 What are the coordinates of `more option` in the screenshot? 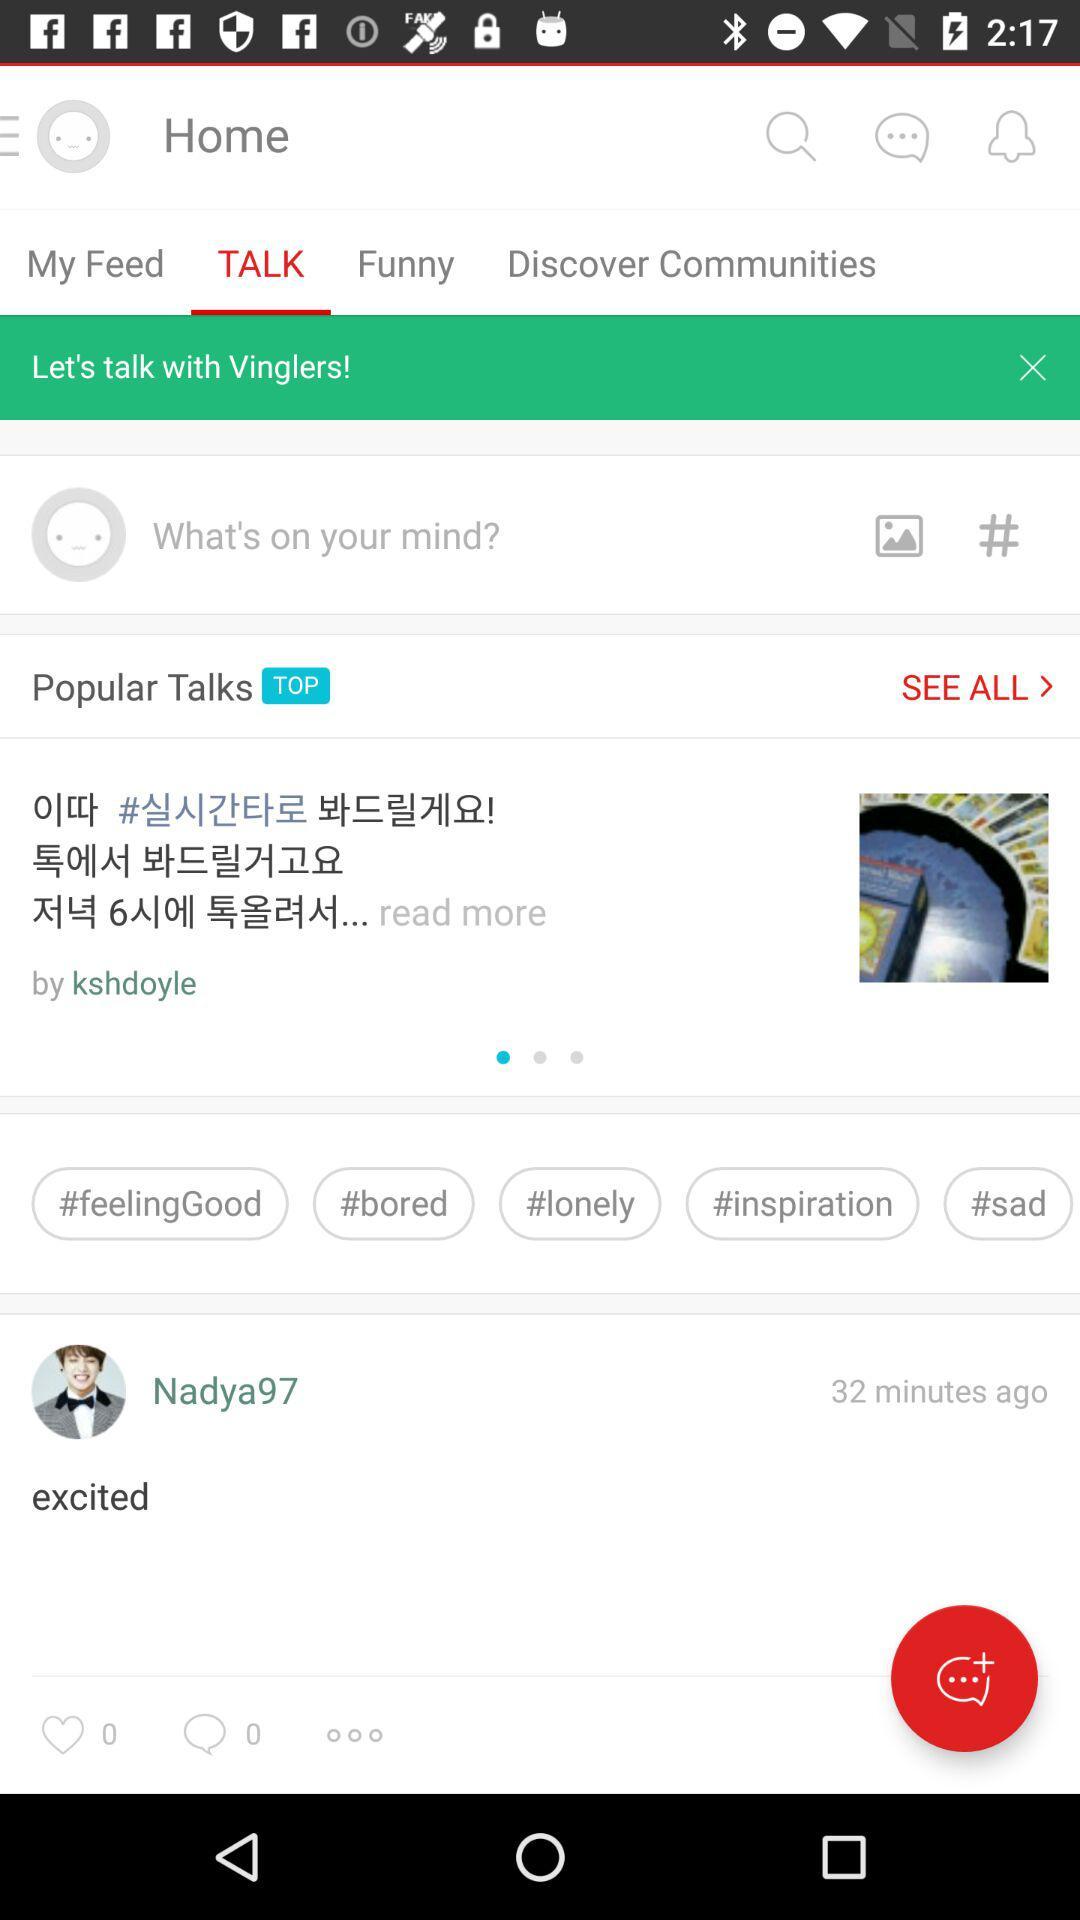 It's located at (353, 1734).